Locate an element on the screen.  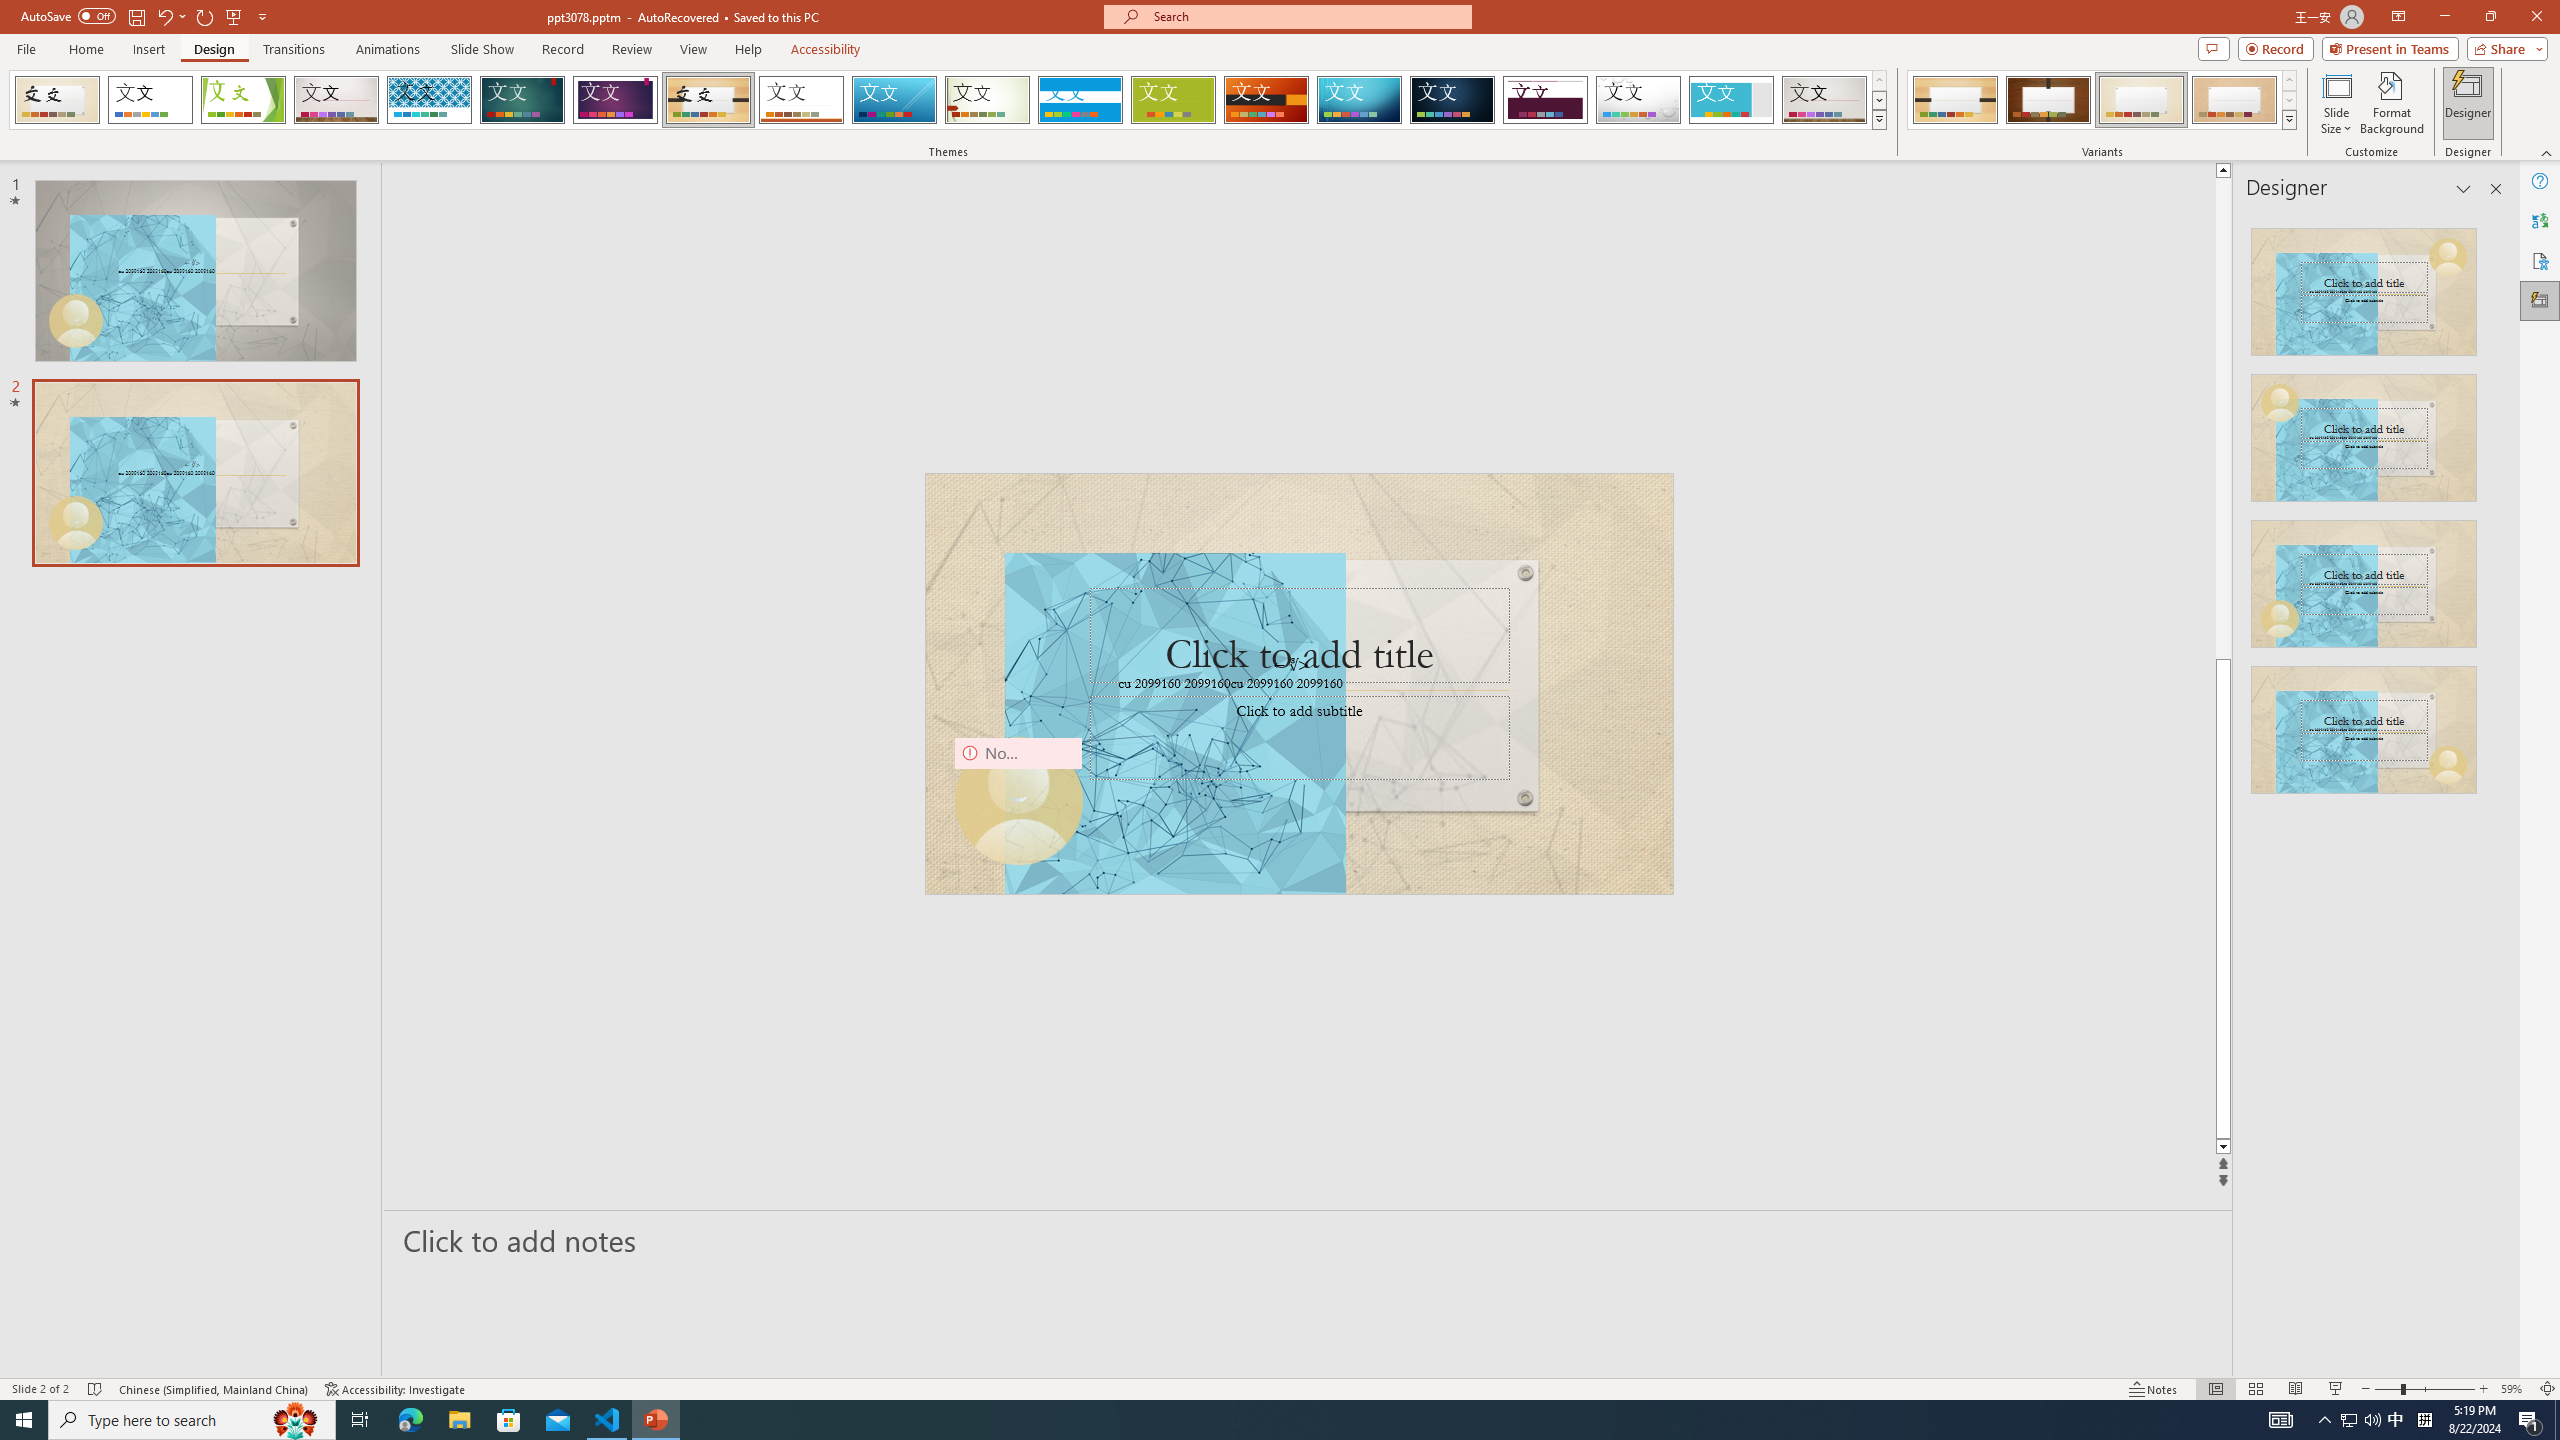
'Circuit' is located at coordinates (1358, 99).